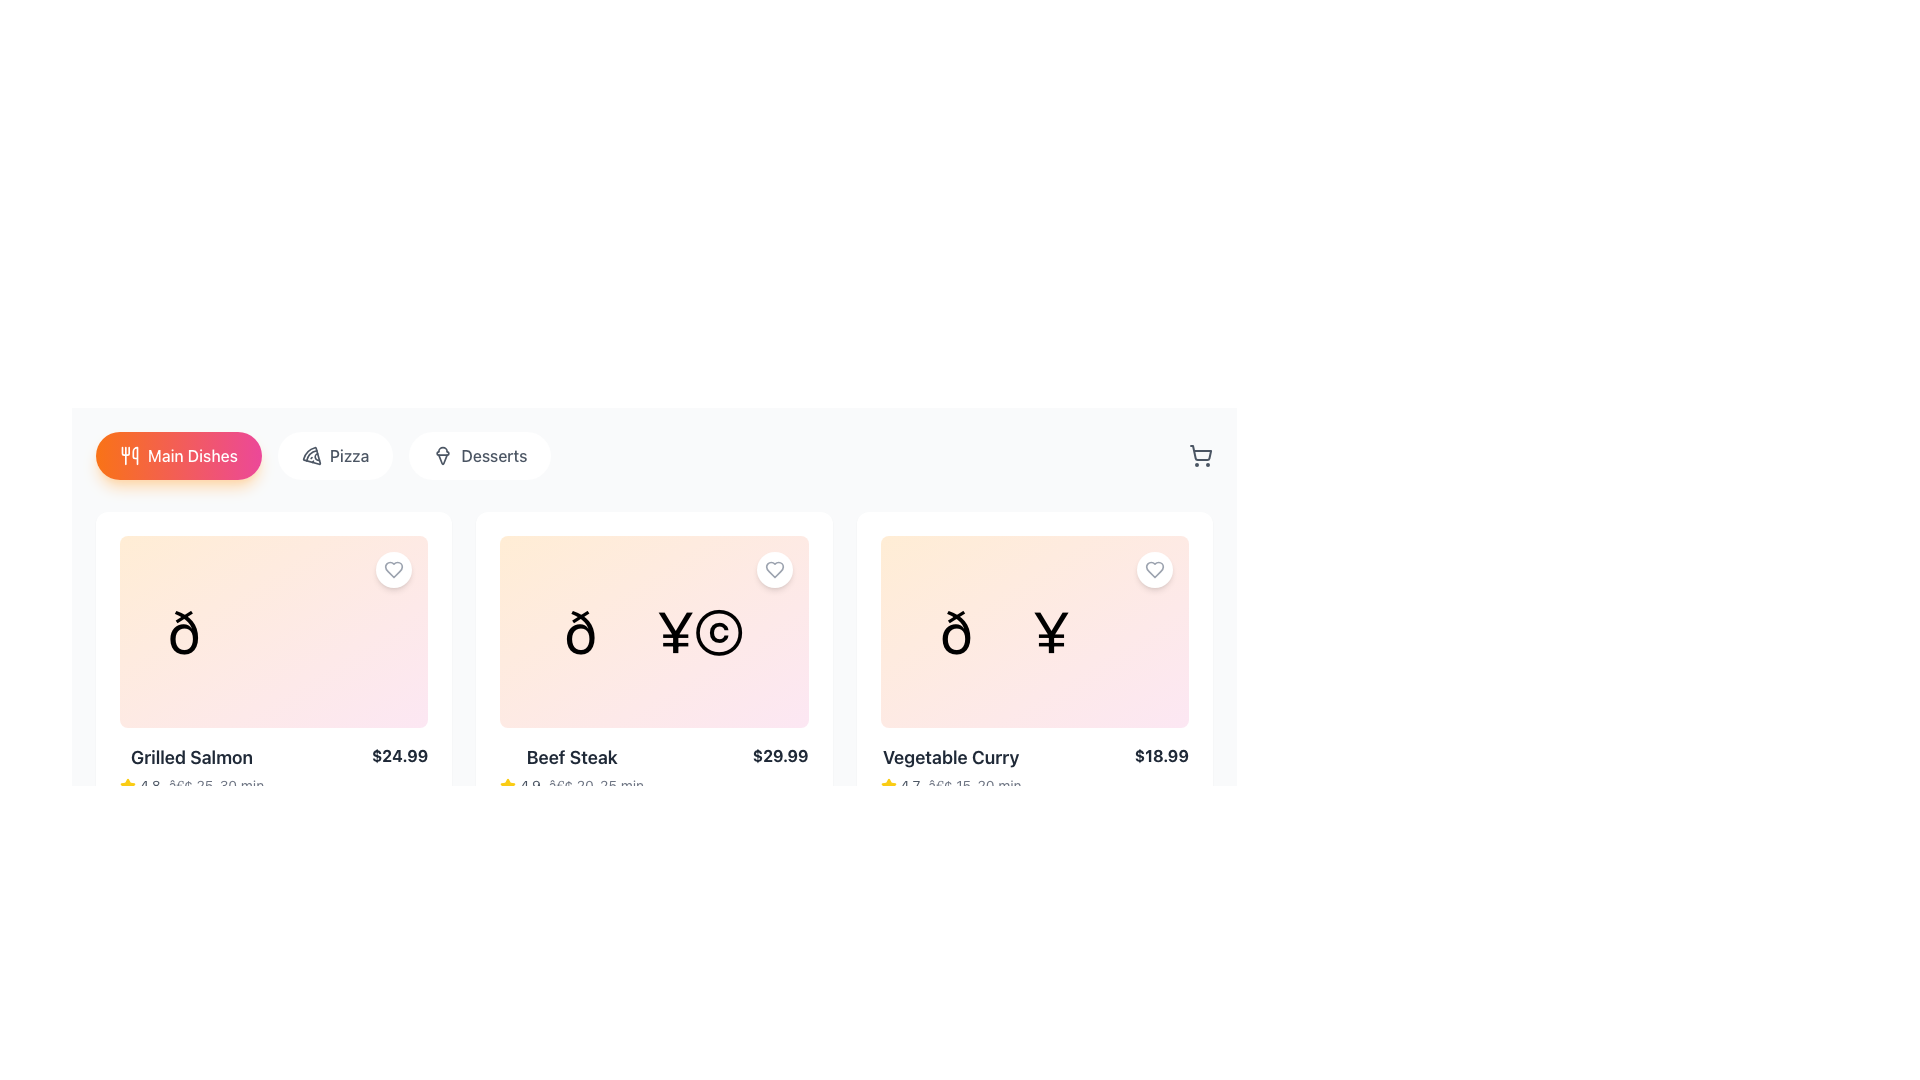 Image resolution: width=1920 pixels, height=1080 pixels. What do you see at coordinates (887, 785) in the screenshot?
I see `the small gold star icon representing a rating score of 4.7, which is positioned to the left of the text label in the product details card for 'Vegetable Curry'` at bounding box center [887, 785].